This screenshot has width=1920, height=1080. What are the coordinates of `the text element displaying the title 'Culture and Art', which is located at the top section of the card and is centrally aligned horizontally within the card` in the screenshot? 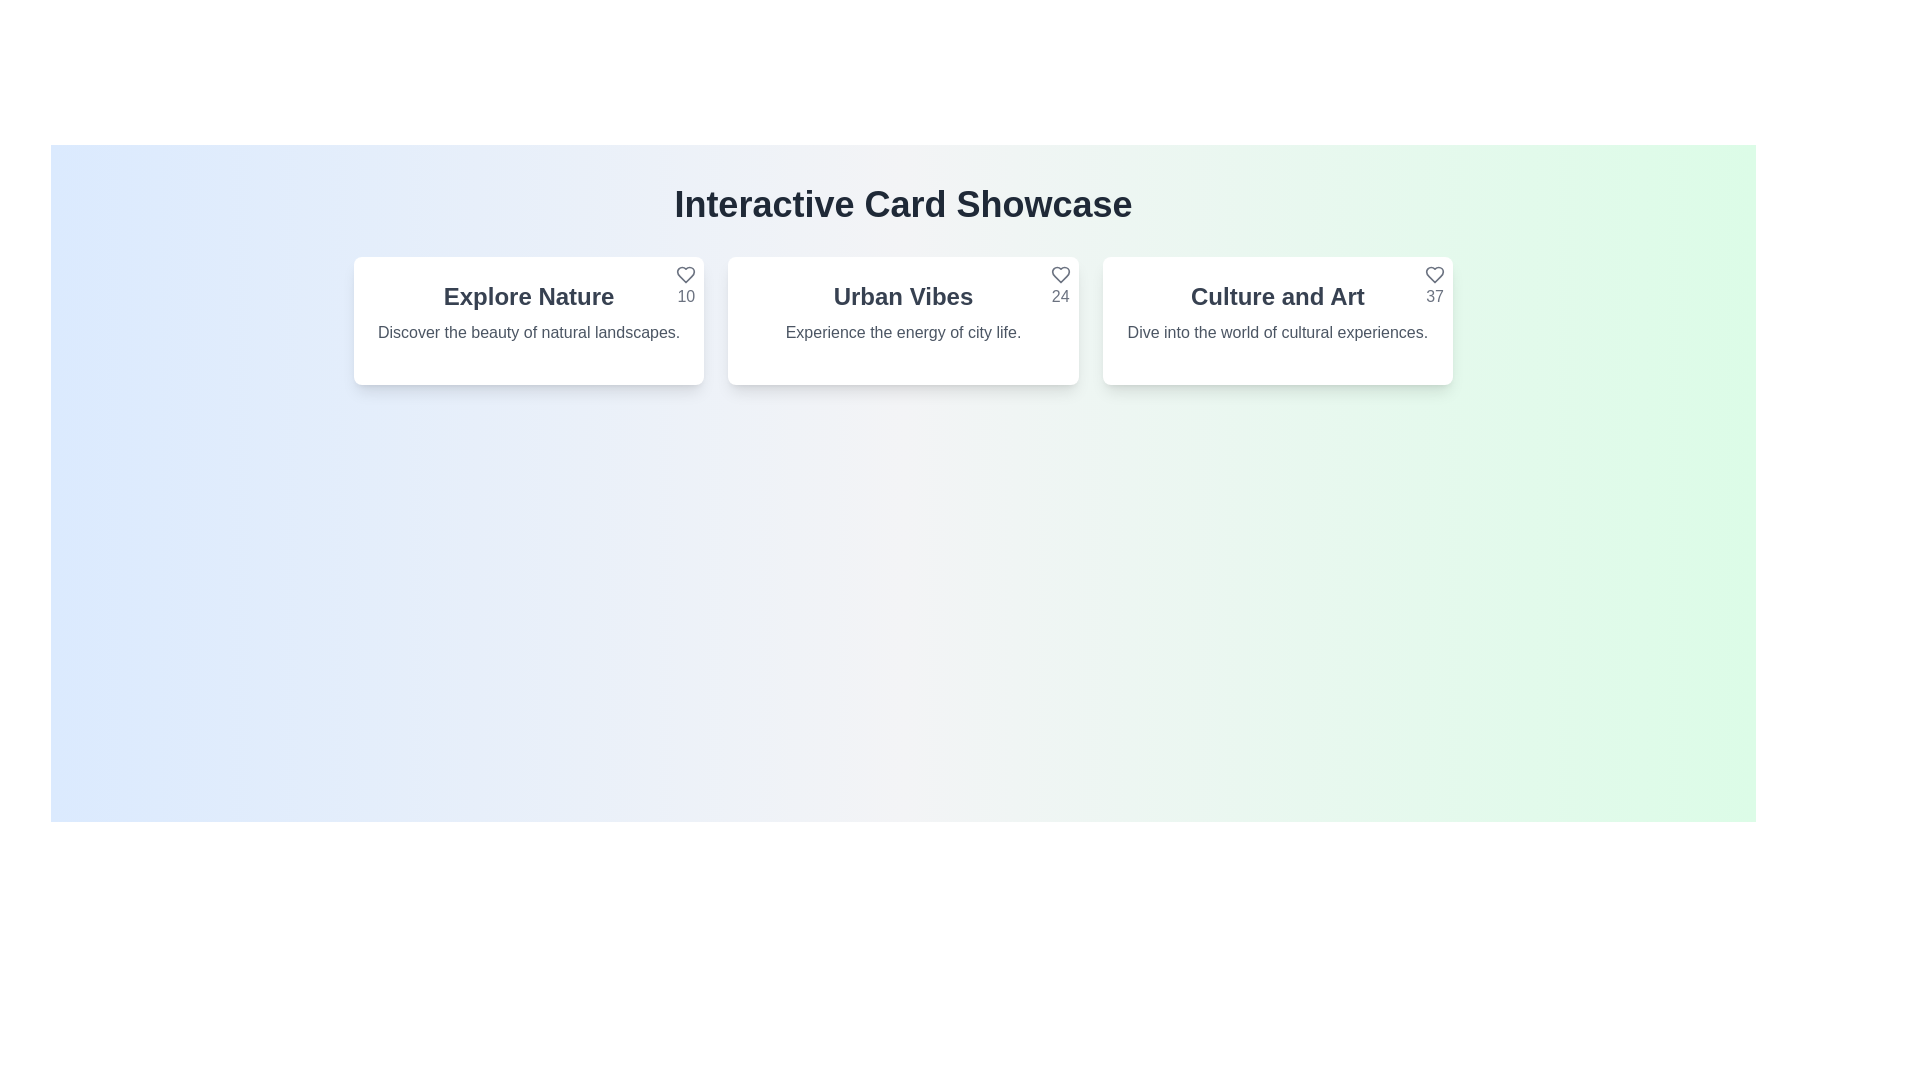 It's located at (1276, 297).